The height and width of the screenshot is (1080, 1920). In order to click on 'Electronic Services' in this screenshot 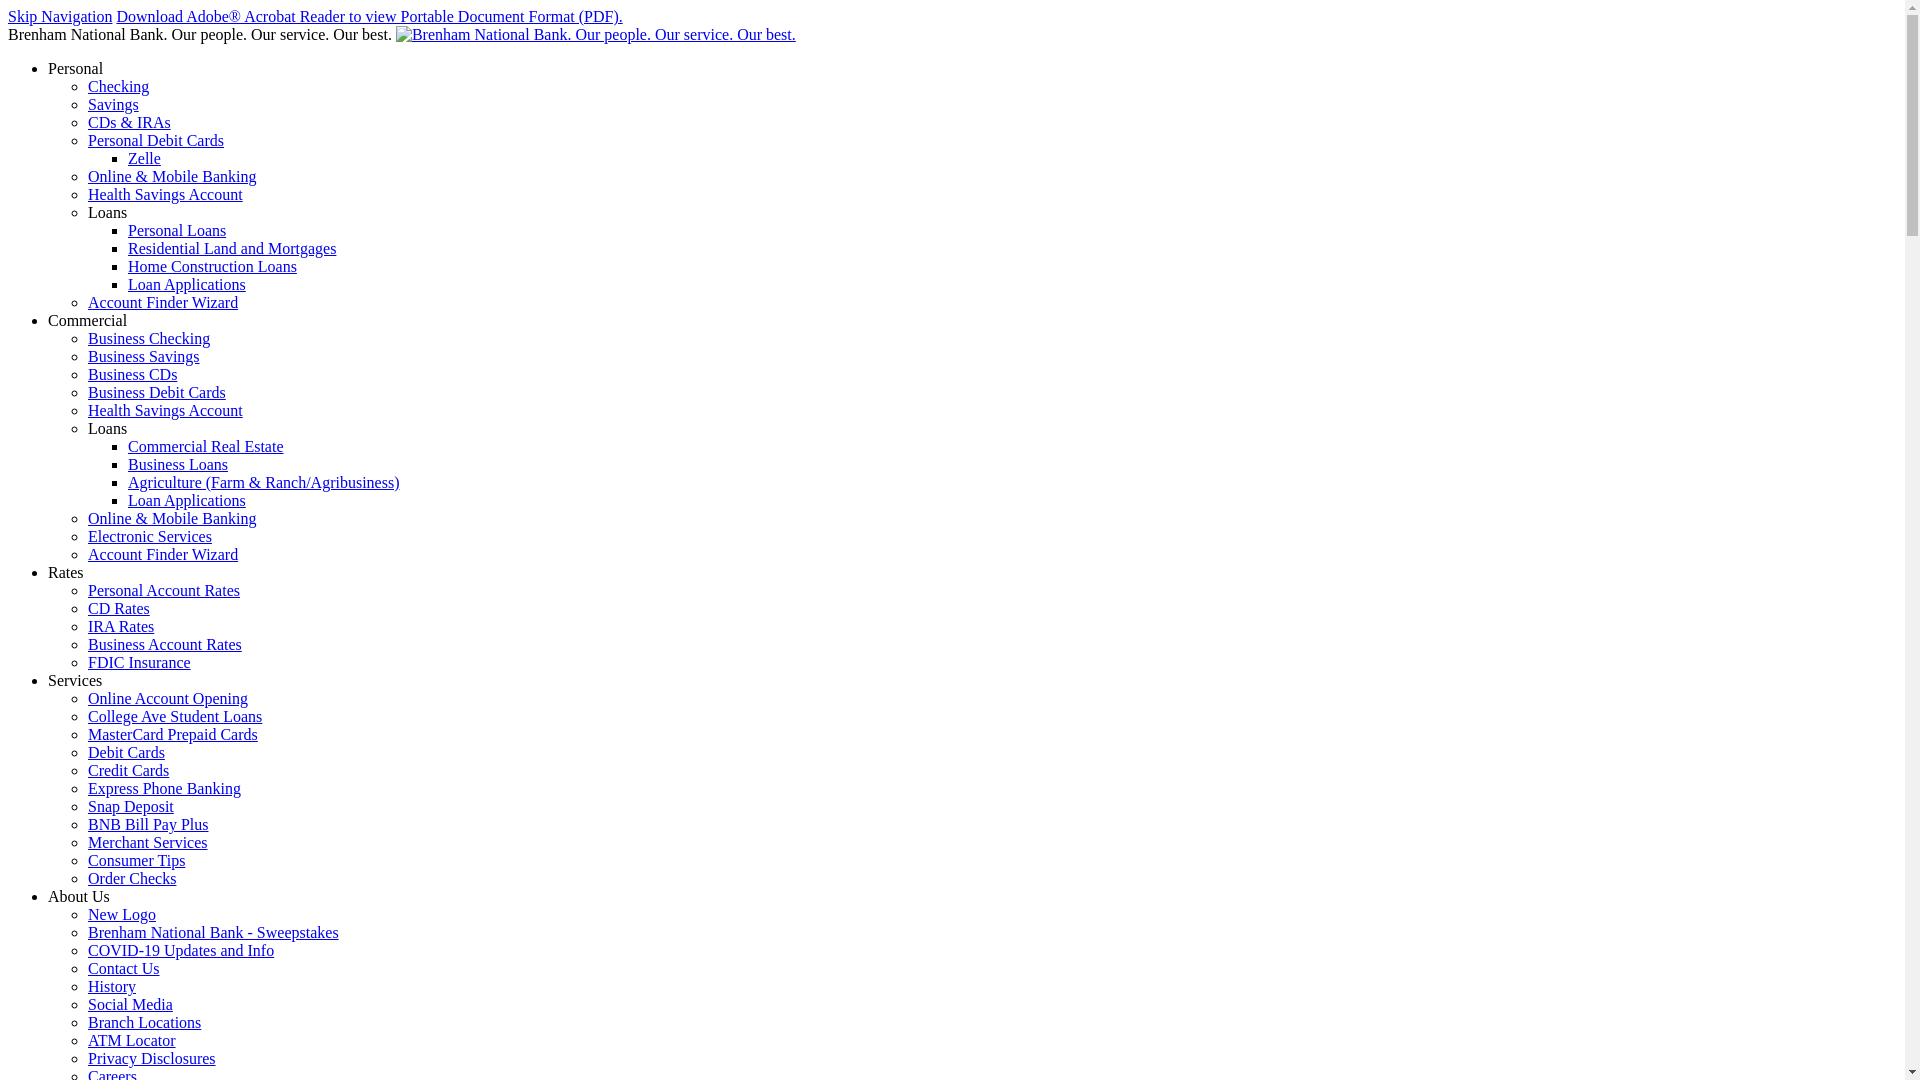, I will do `click(148, 535)`.